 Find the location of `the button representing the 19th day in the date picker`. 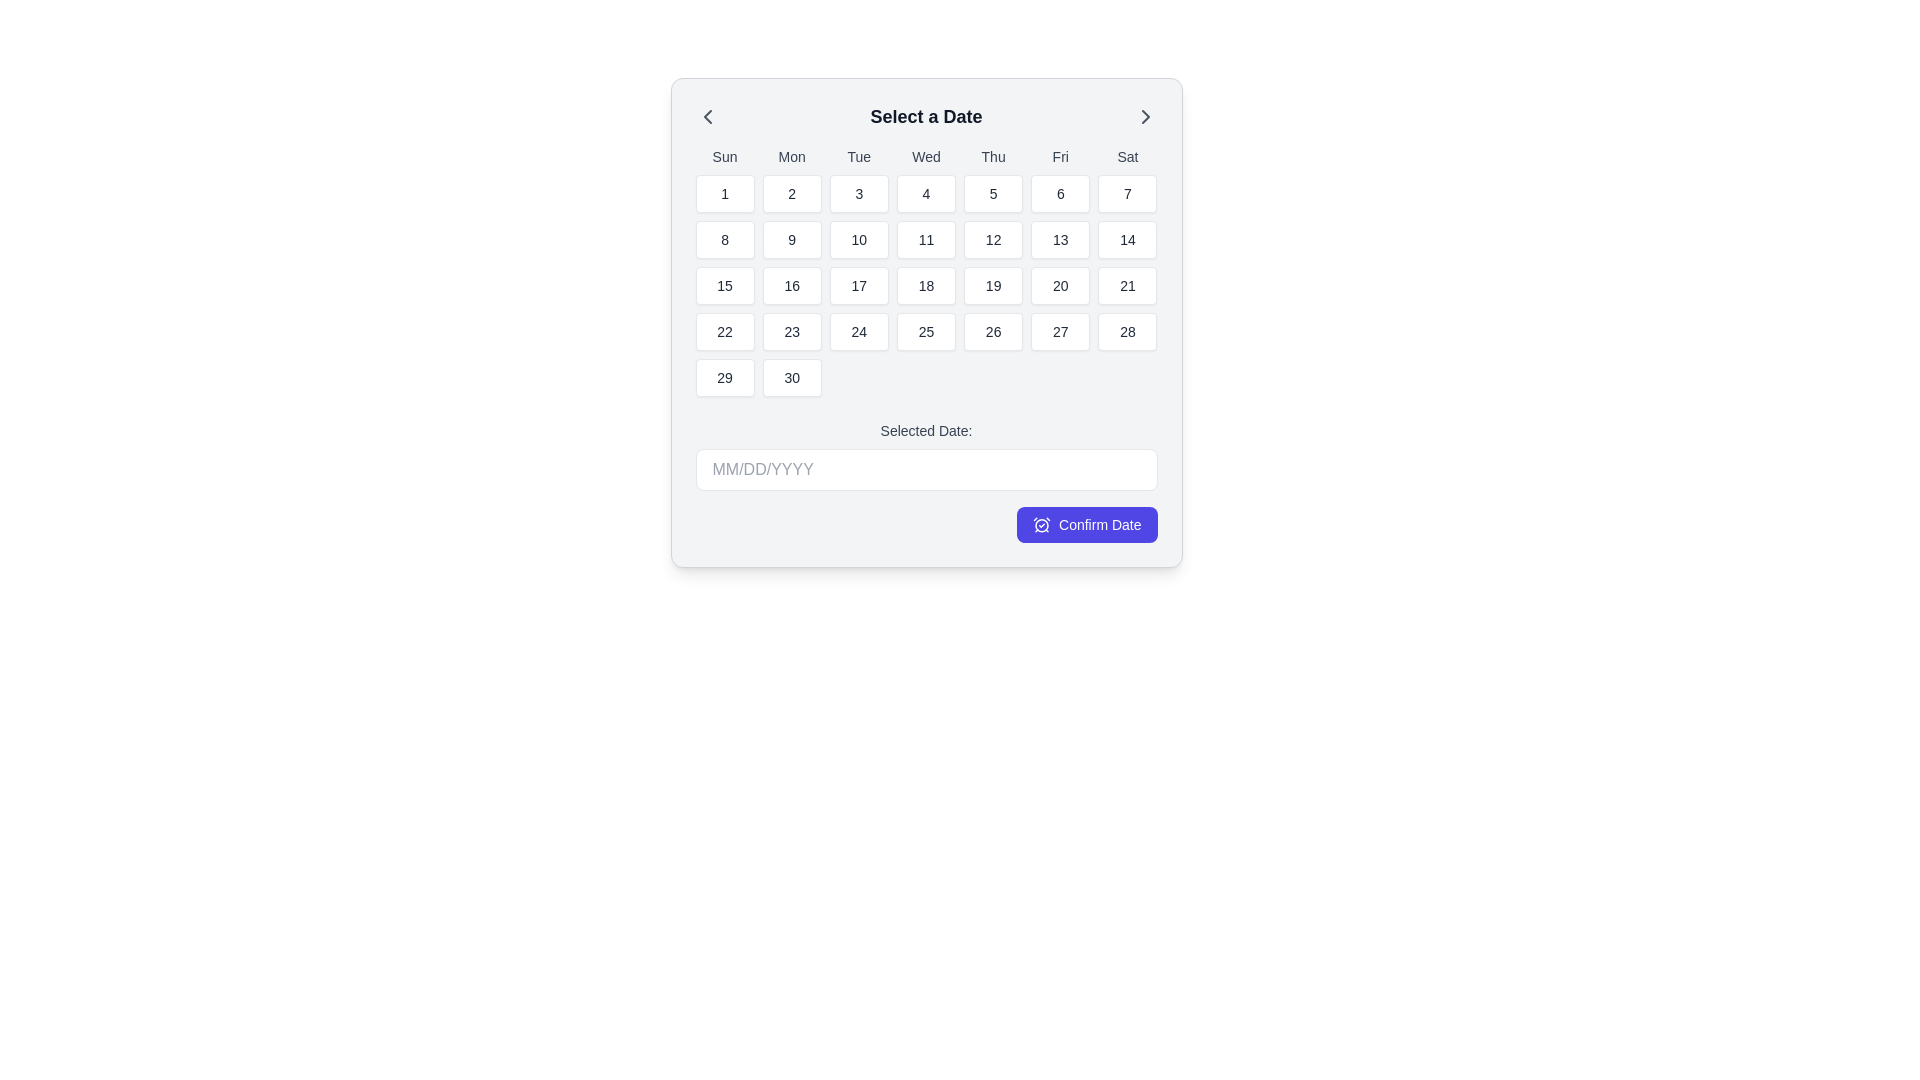

the button representing the 19th day in the date picker is located at coordinates (993, 285).